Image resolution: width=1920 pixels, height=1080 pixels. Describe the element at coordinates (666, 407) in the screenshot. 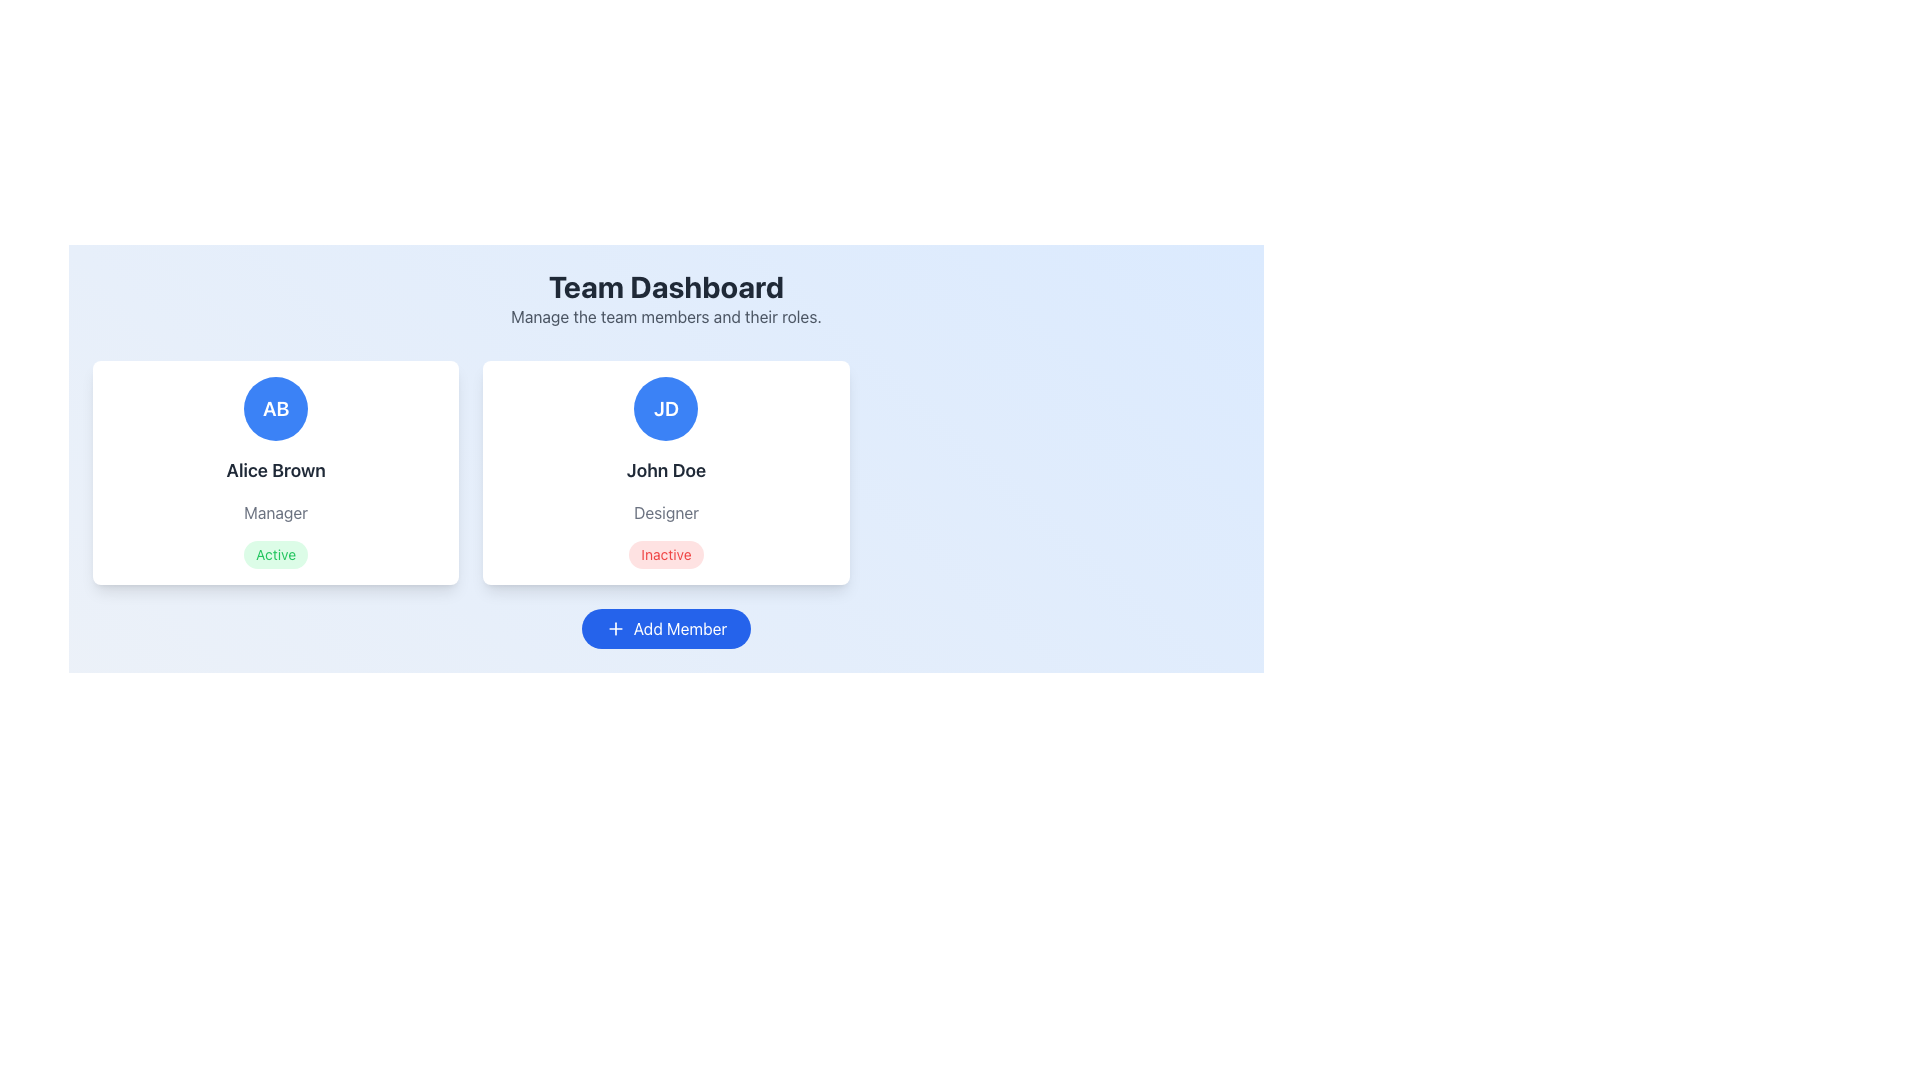

I see `the visual avatar or badge with blue background and initials 'JD' located at the upper center of the card representing 'John Doe'` at that location.